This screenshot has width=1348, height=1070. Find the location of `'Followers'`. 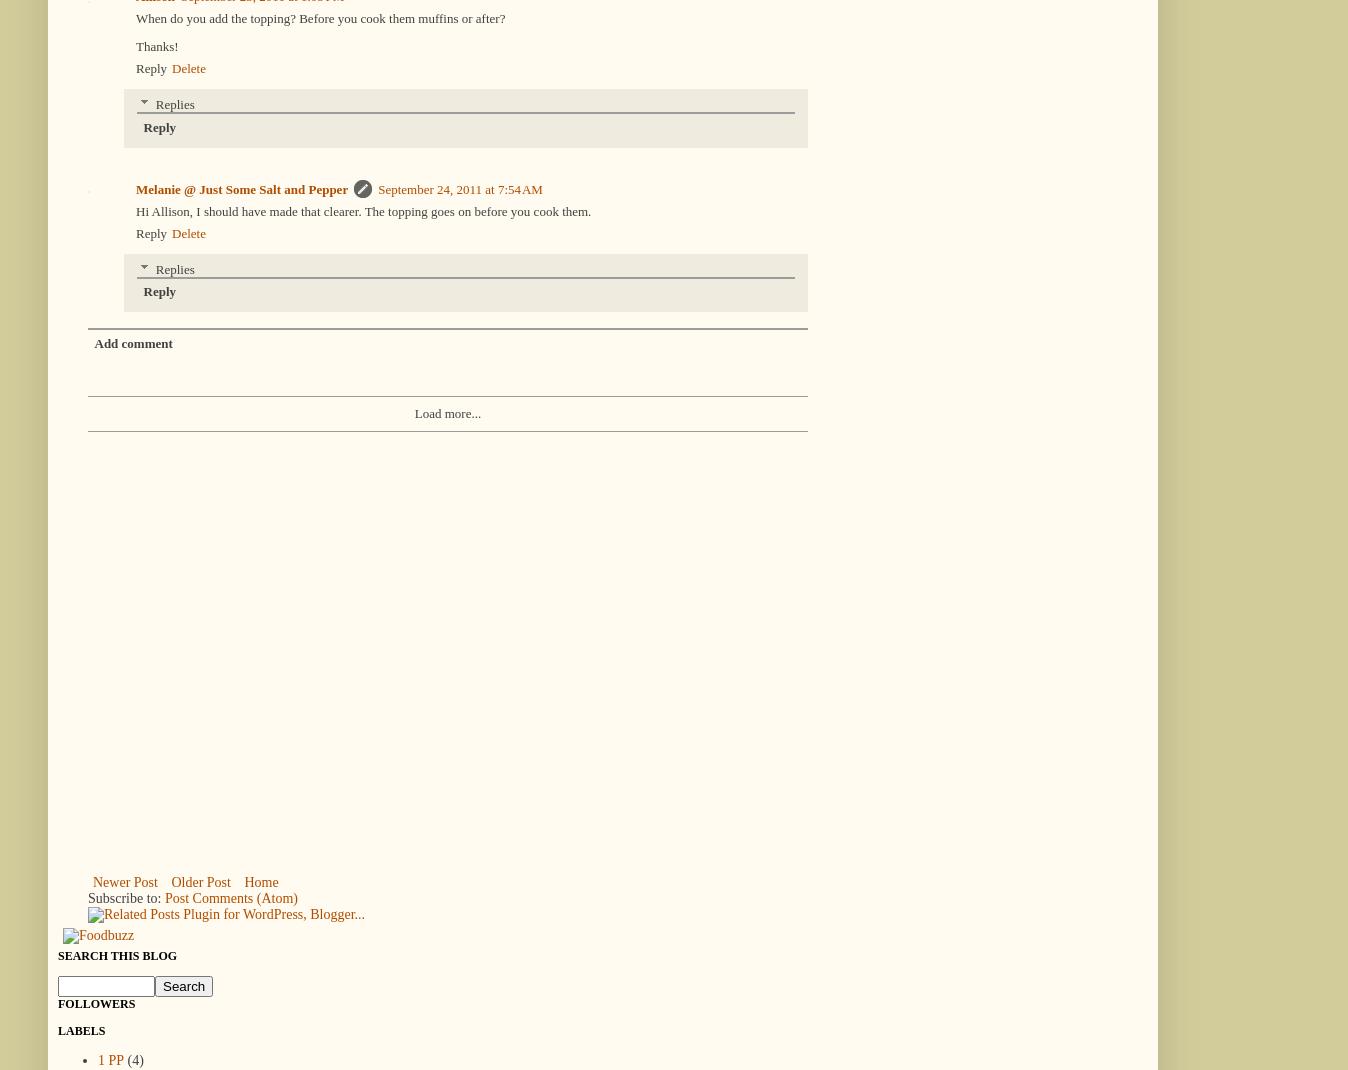

'Followers' is located at coordinates (95, 1003).